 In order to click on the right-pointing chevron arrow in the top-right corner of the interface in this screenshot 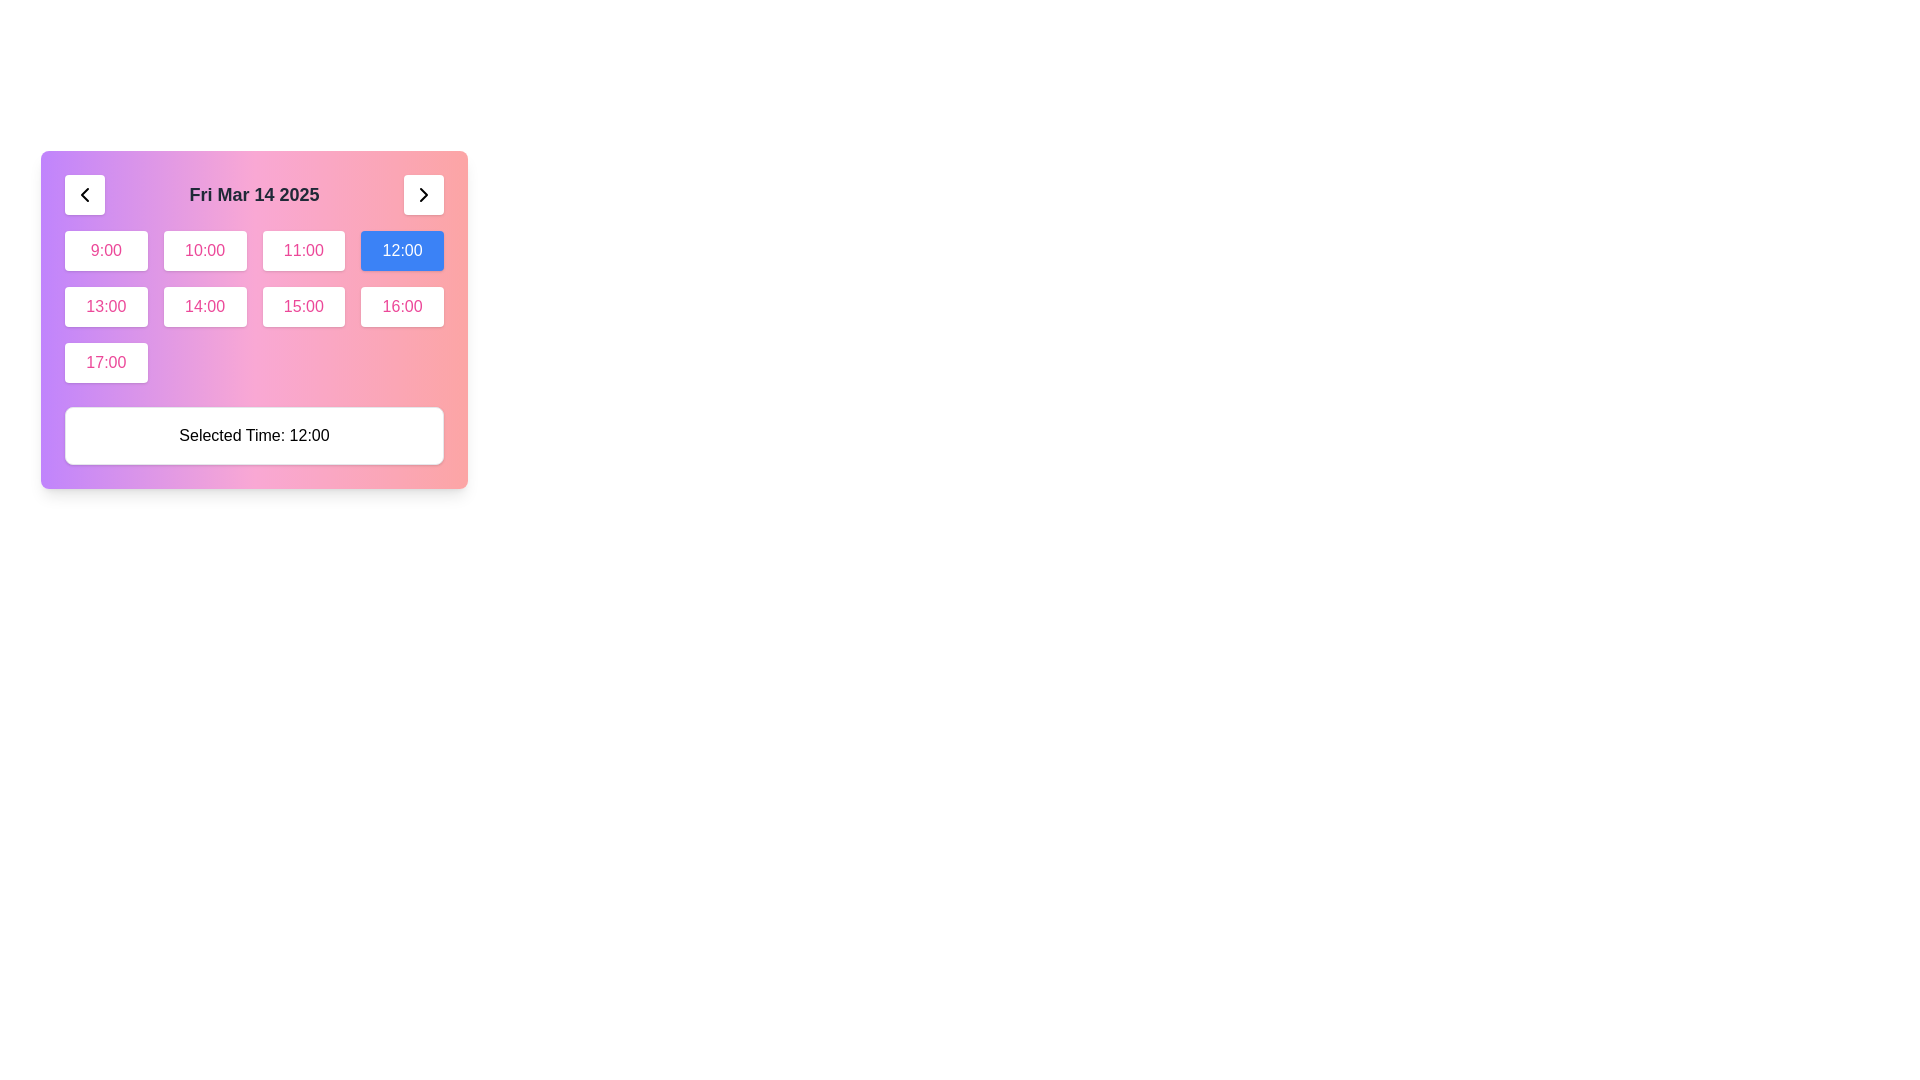, I will do `click(422, 195)`.